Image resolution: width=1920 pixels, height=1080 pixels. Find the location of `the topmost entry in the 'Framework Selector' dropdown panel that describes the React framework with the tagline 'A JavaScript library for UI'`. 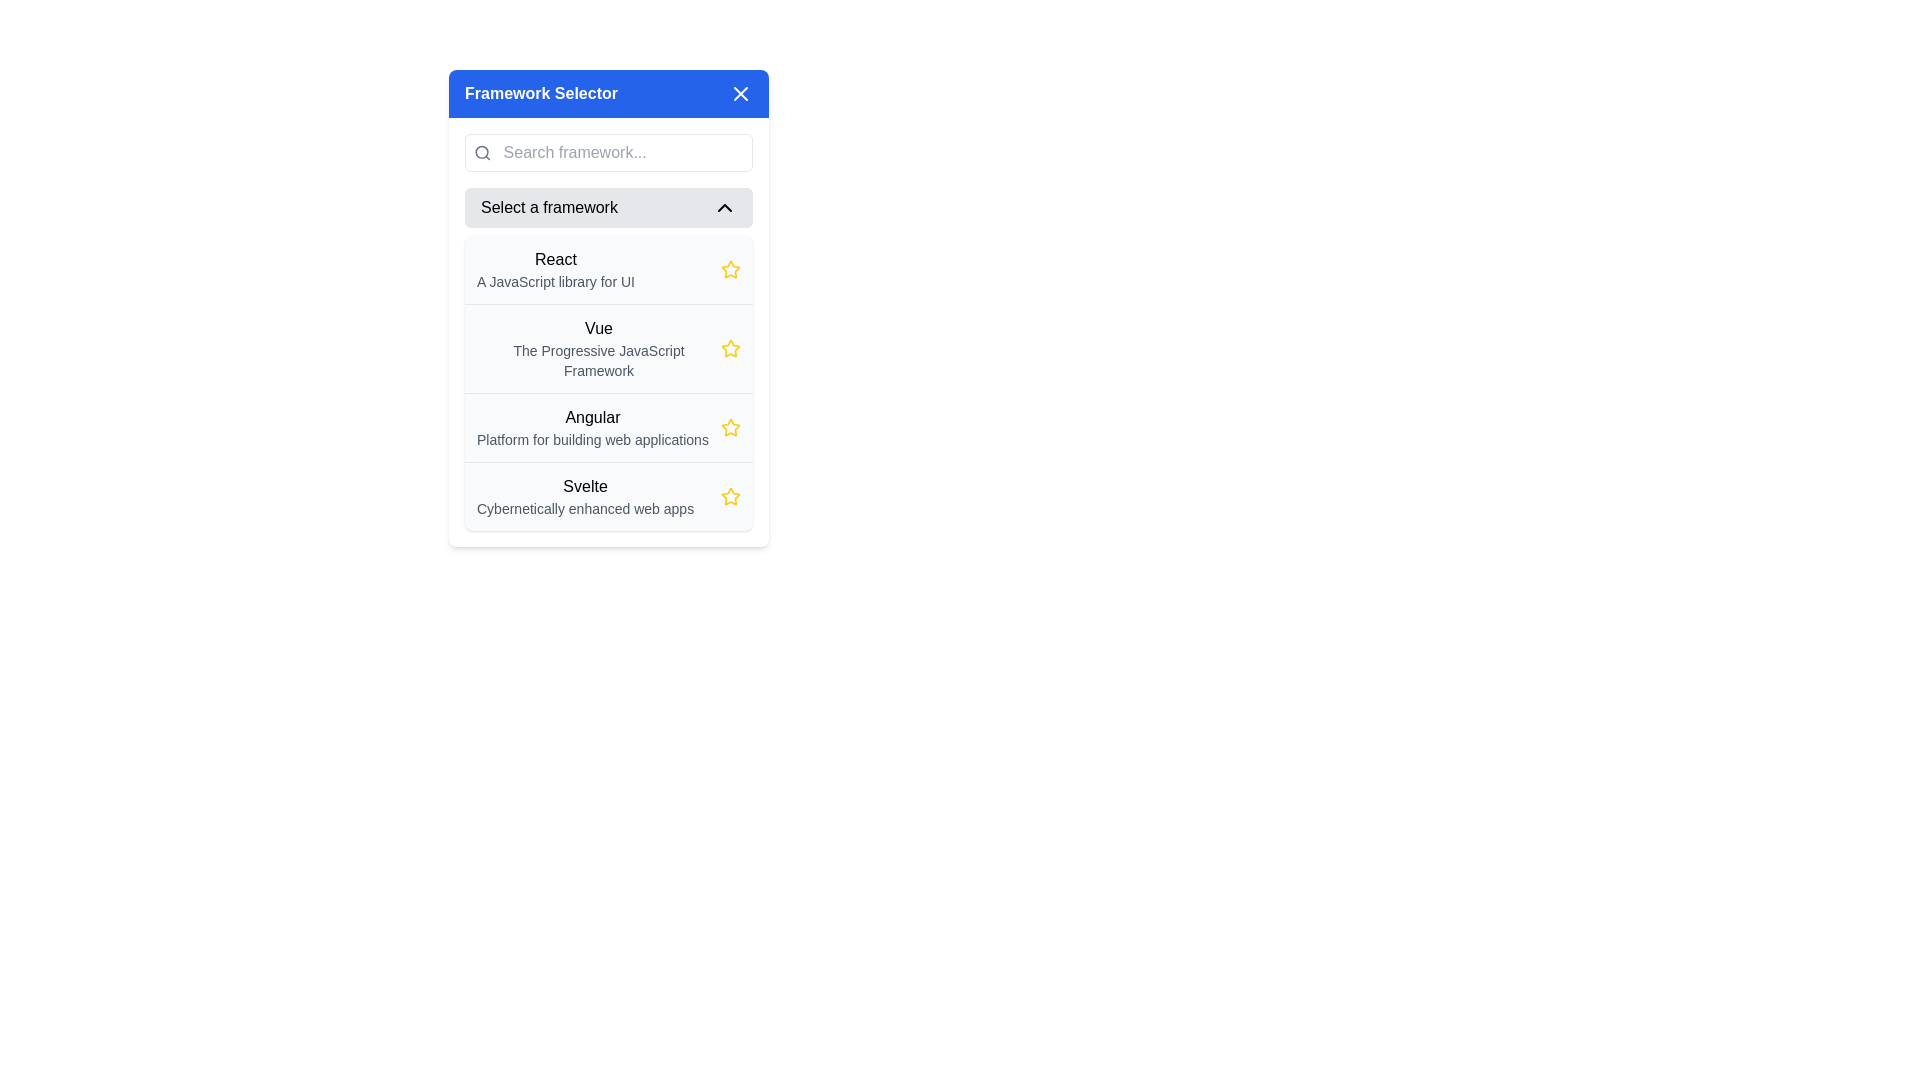

the topmost entry in the 'Framework Selector' dropdown panel that describes the React framework with the tagline 'A JavaScript library for UI' is located at coordinates (556, 270).